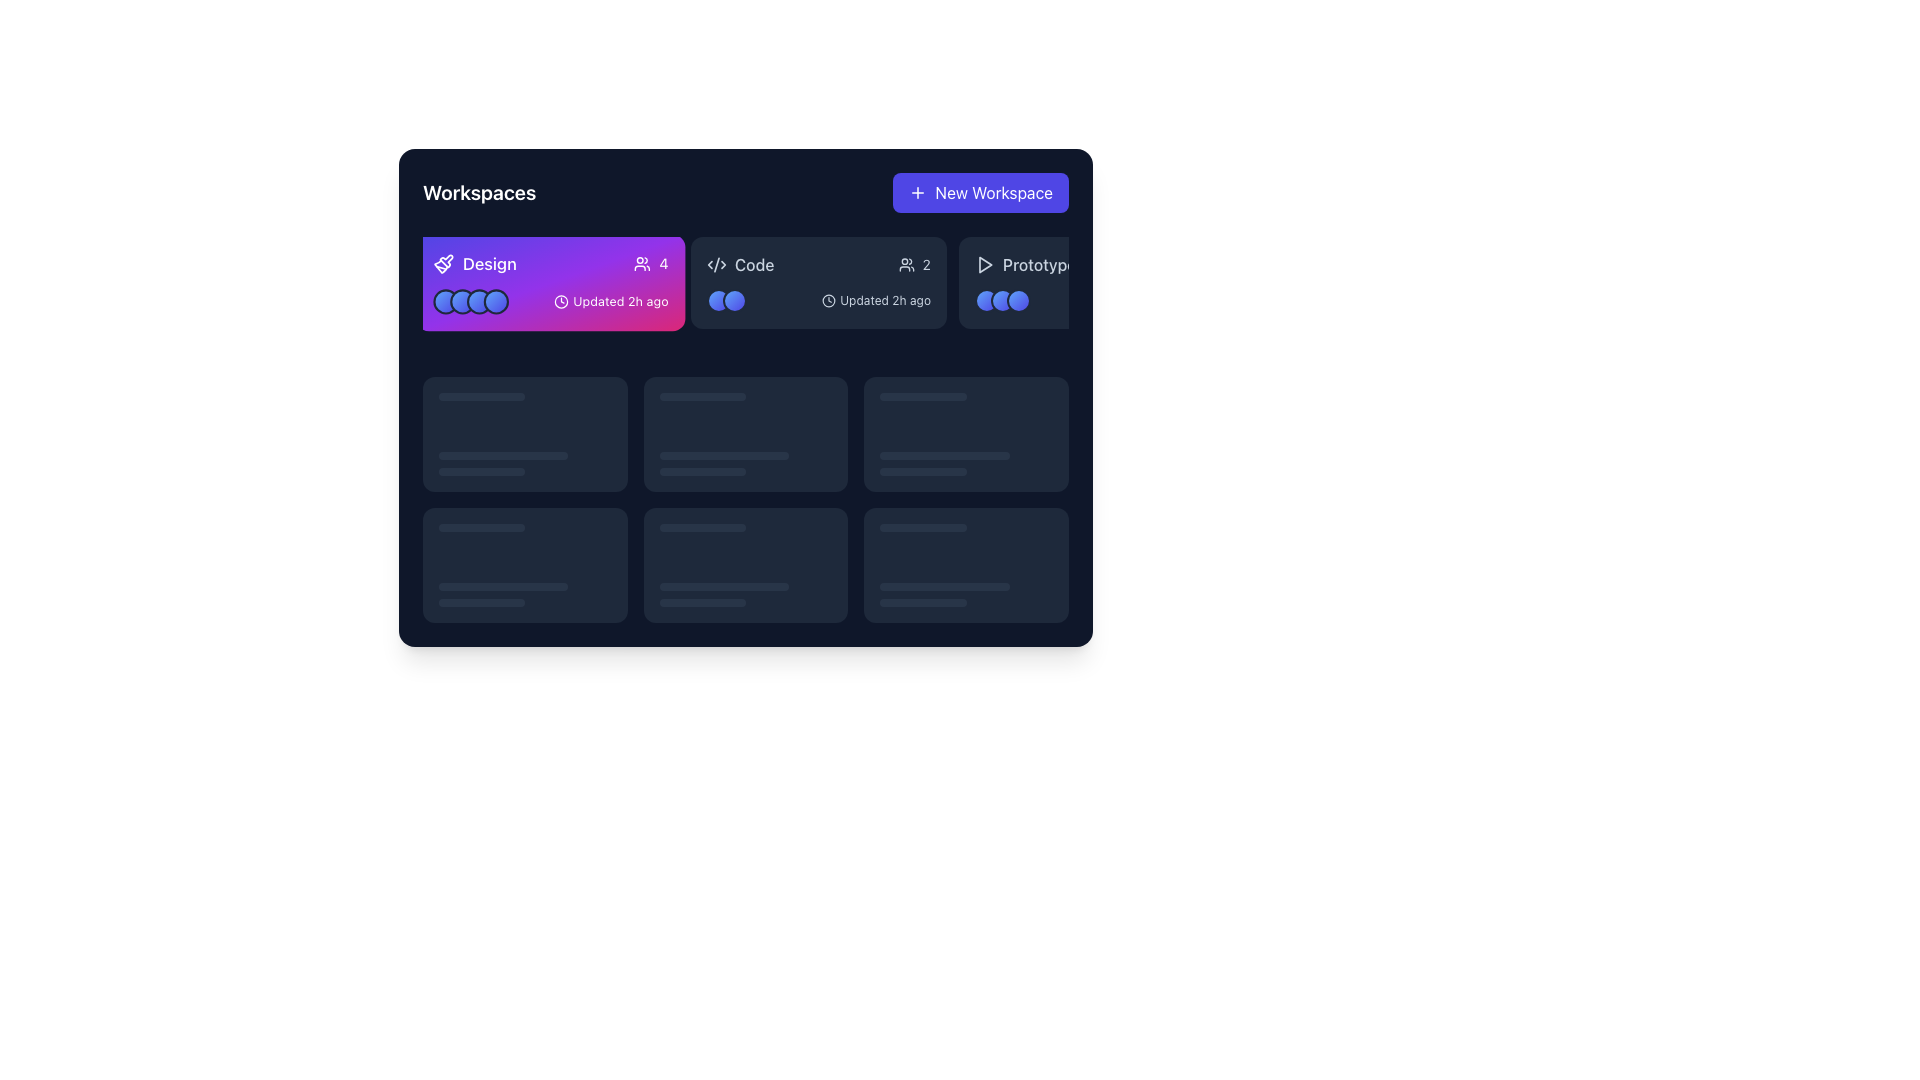  Describe the element at coordinates (461, 301) in the screenshot. I see `the Avatar indicator, which is a small, circular icon with a gradient color scheme transitioning from blue to indigo, outlined with a dark border, located under the 'Design' card heading in the Workspaces section` at that location.